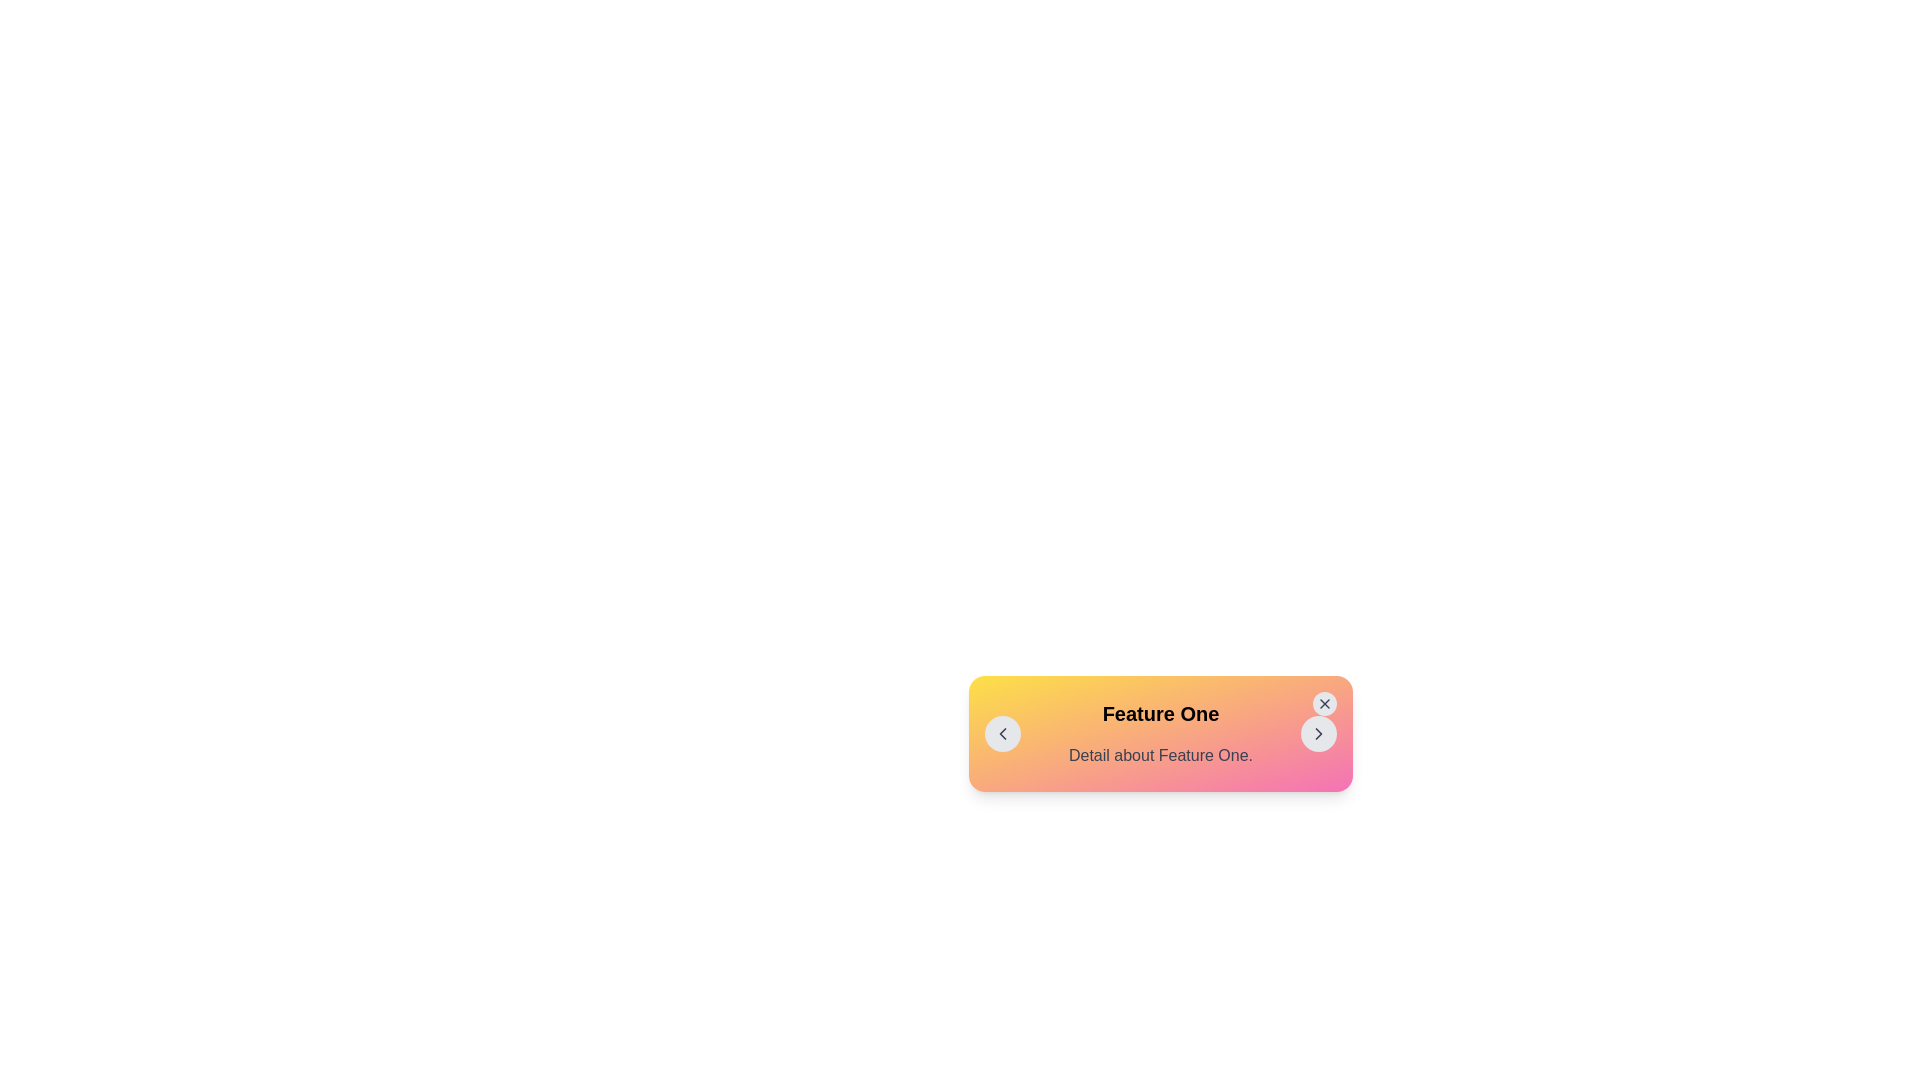 The width and height of the screenshot is (1920, 1080). What do you see at coordinates (1324, 703) in the screenshot?
I see `the Circle Button located at the top-right corner of the gradient-colored rectangular box with rounded edges` at bounding box center [1324, 703].